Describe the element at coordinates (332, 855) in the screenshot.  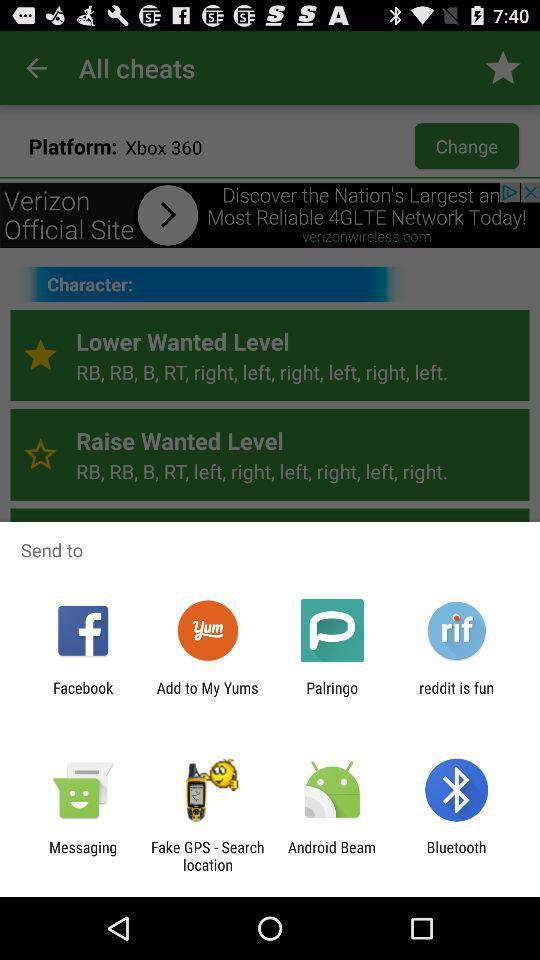
I see `the icon next to fake gps search app` at that location.